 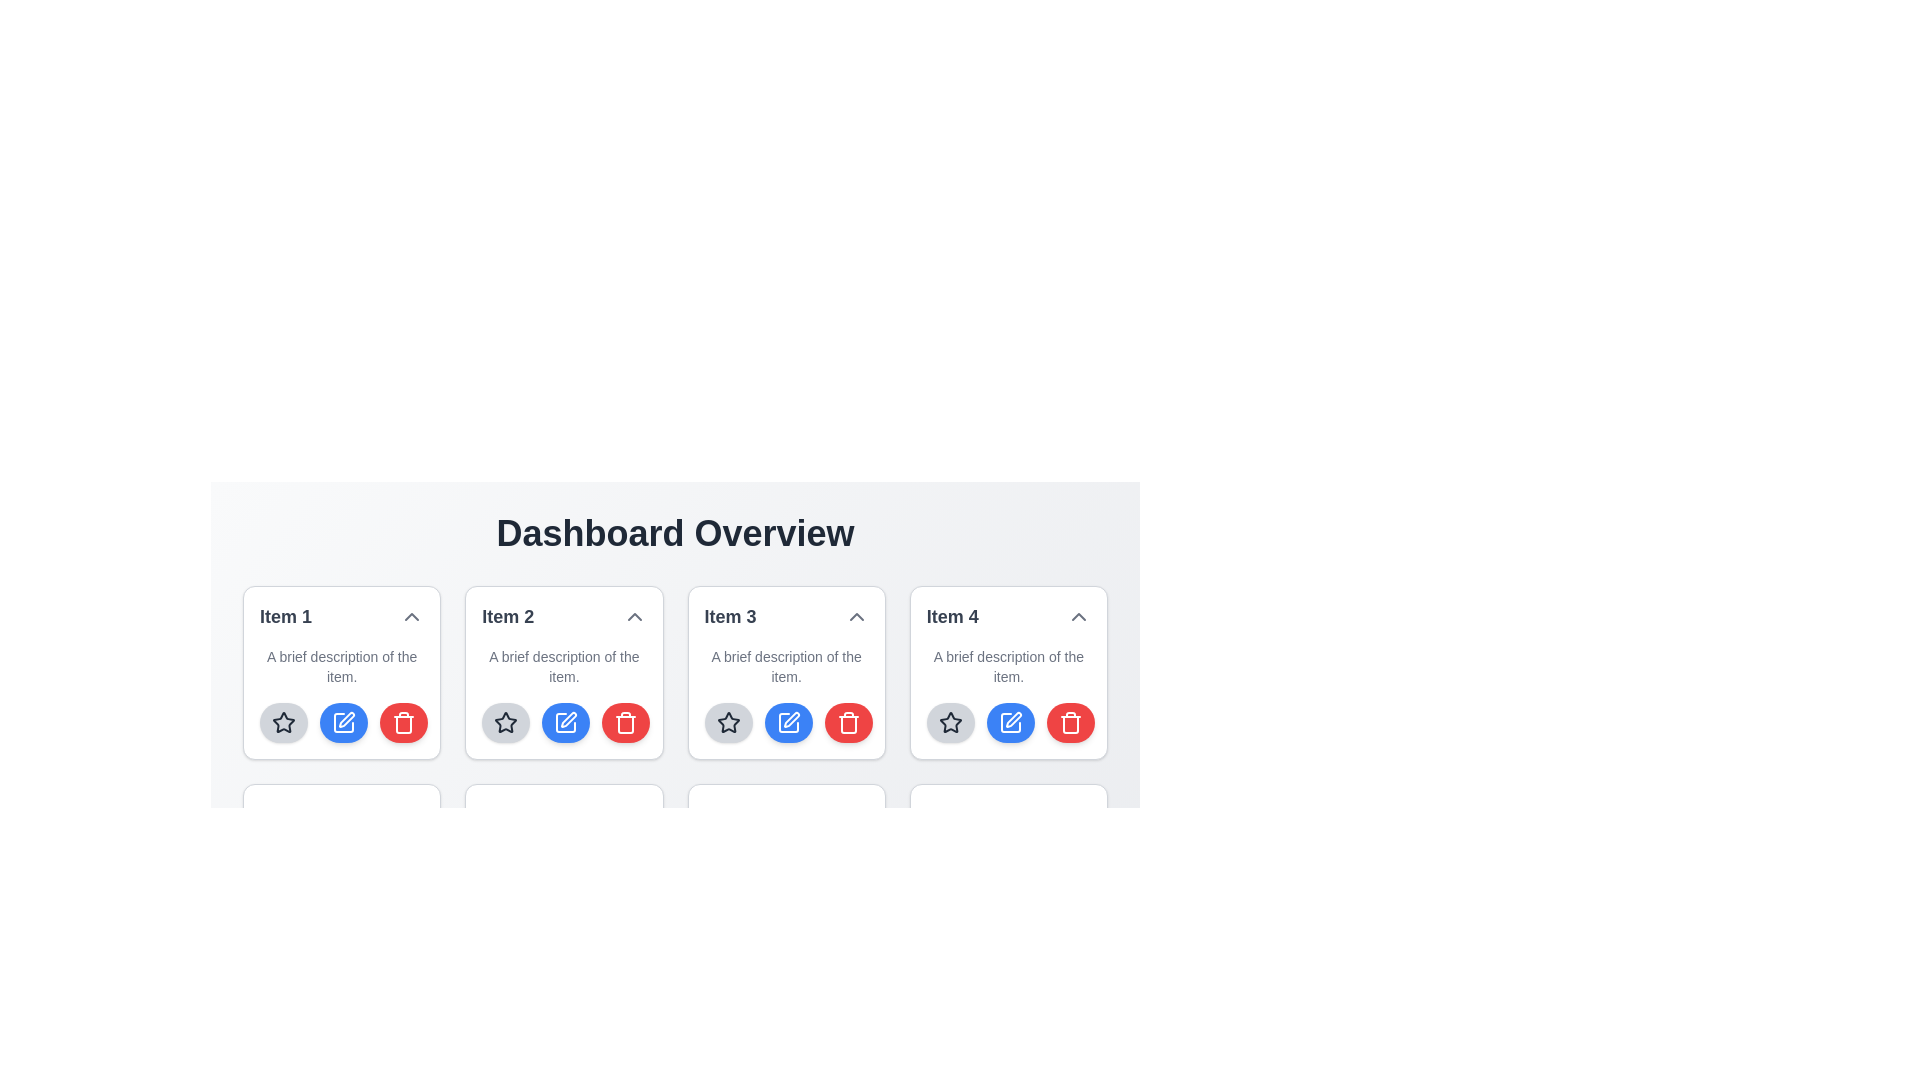 What do you see at coordinates (1010, 722) in the screenshot?
I see `the small square icon resembling a pencil within a blue circular background, located at the bottom center of the fourth card labeled 'Item 4', to receive a visual response if enabled` at bounding box center [1010, 722].